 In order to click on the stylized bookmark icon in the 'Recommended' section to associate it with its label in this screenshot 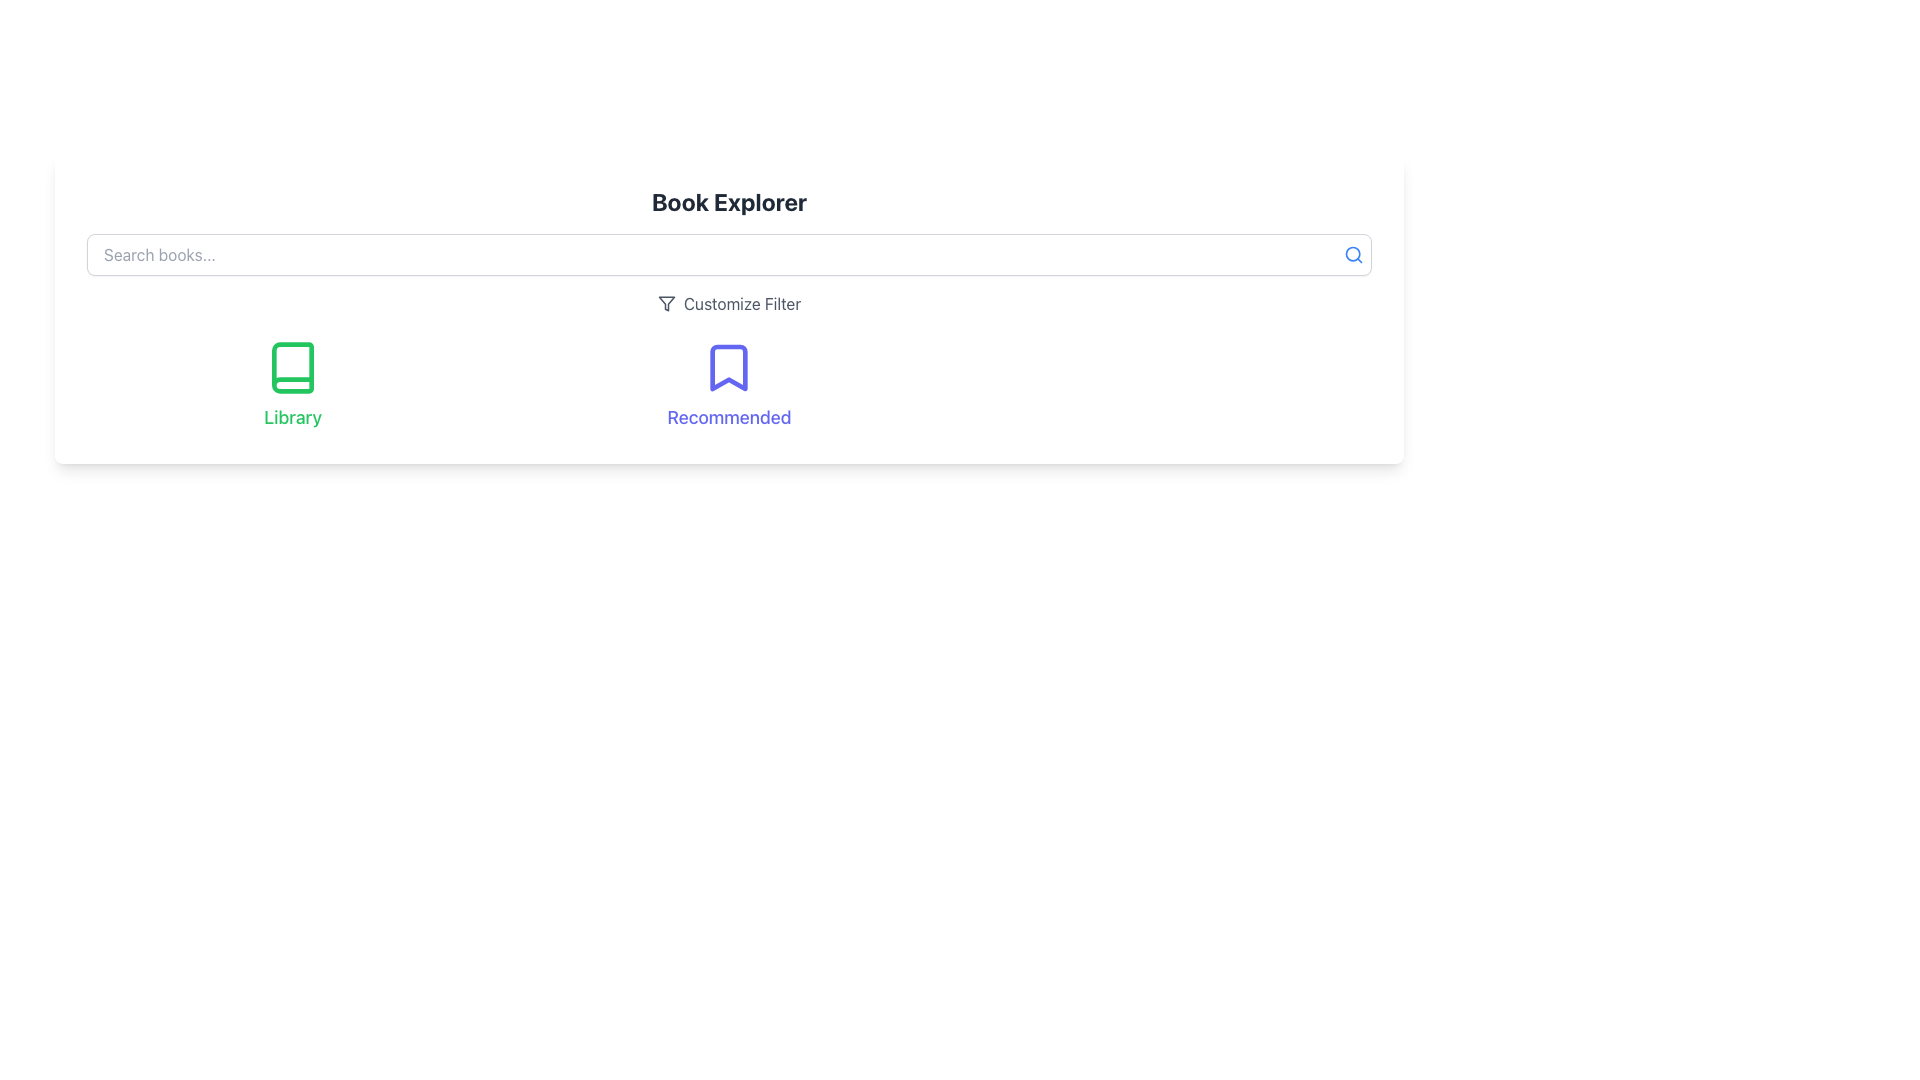, I will do `click(728, 367)`.